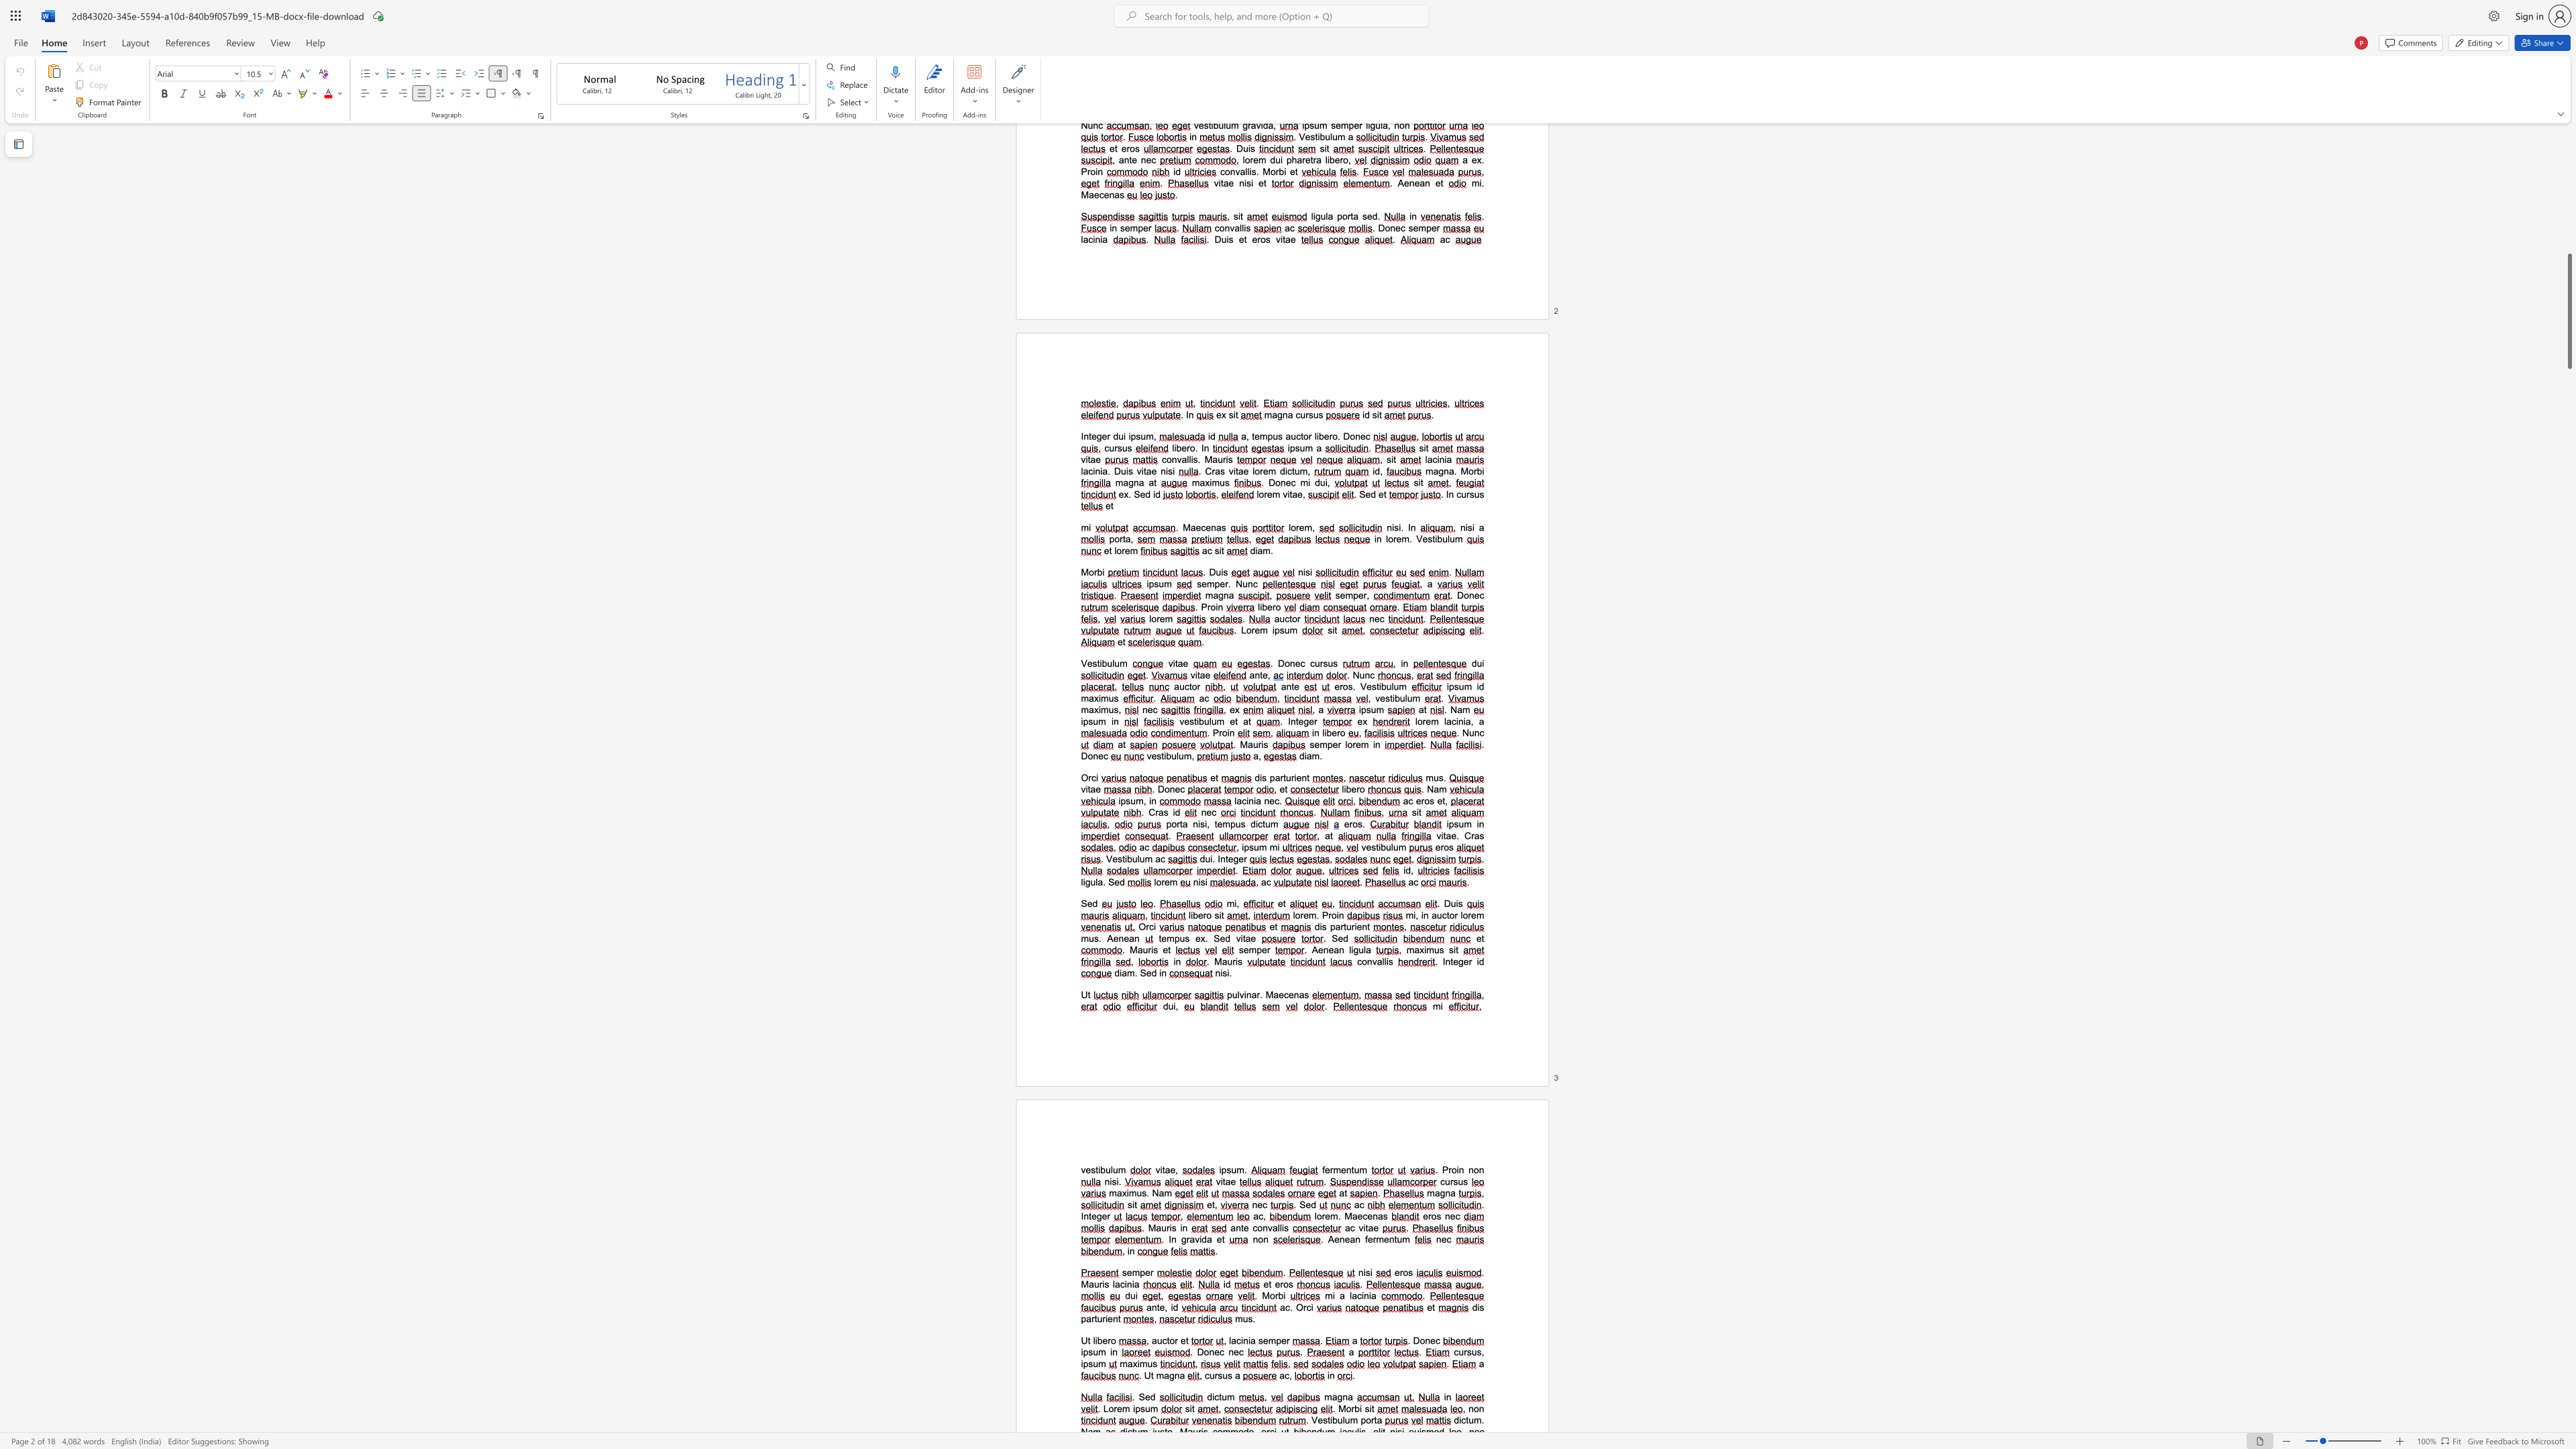 This screenshot has height=1449, width=2576. Describe the element at coordinates (1352, 1227) in the screenshot. I see `the 1th character "c" in the text` at that location.